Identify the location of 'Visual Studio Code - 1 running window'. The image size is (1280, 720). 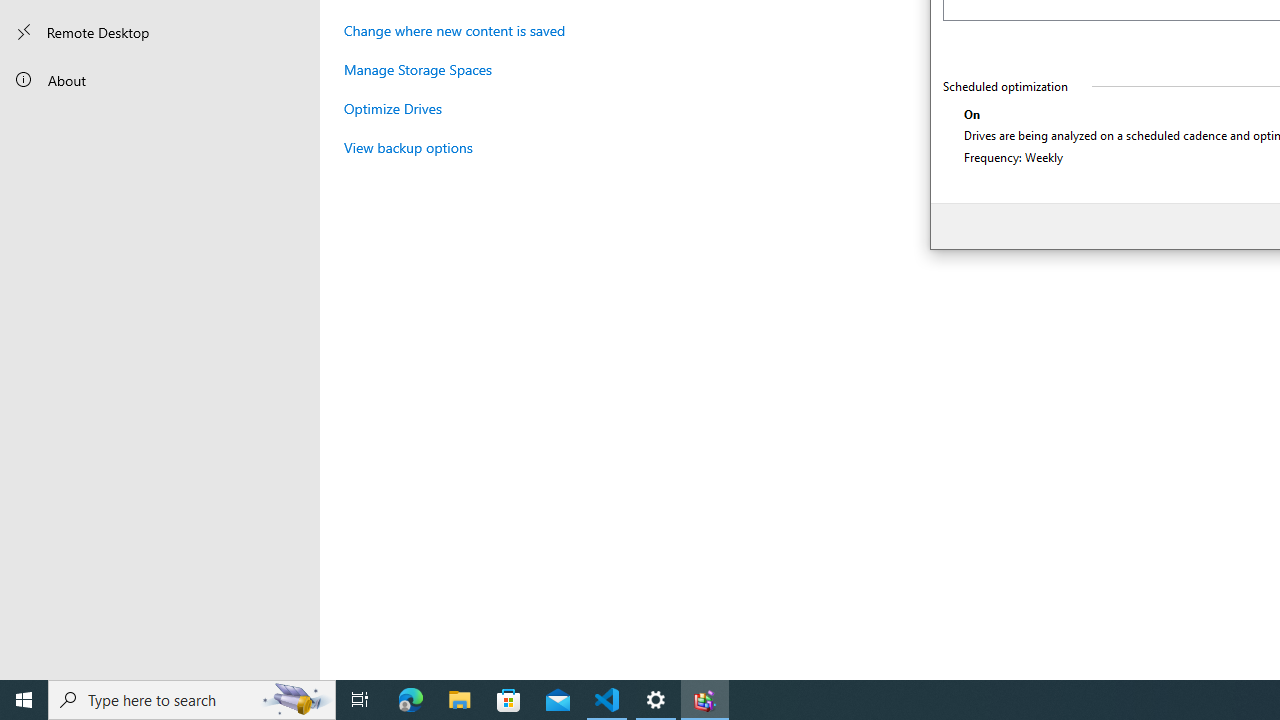
(606, 698).